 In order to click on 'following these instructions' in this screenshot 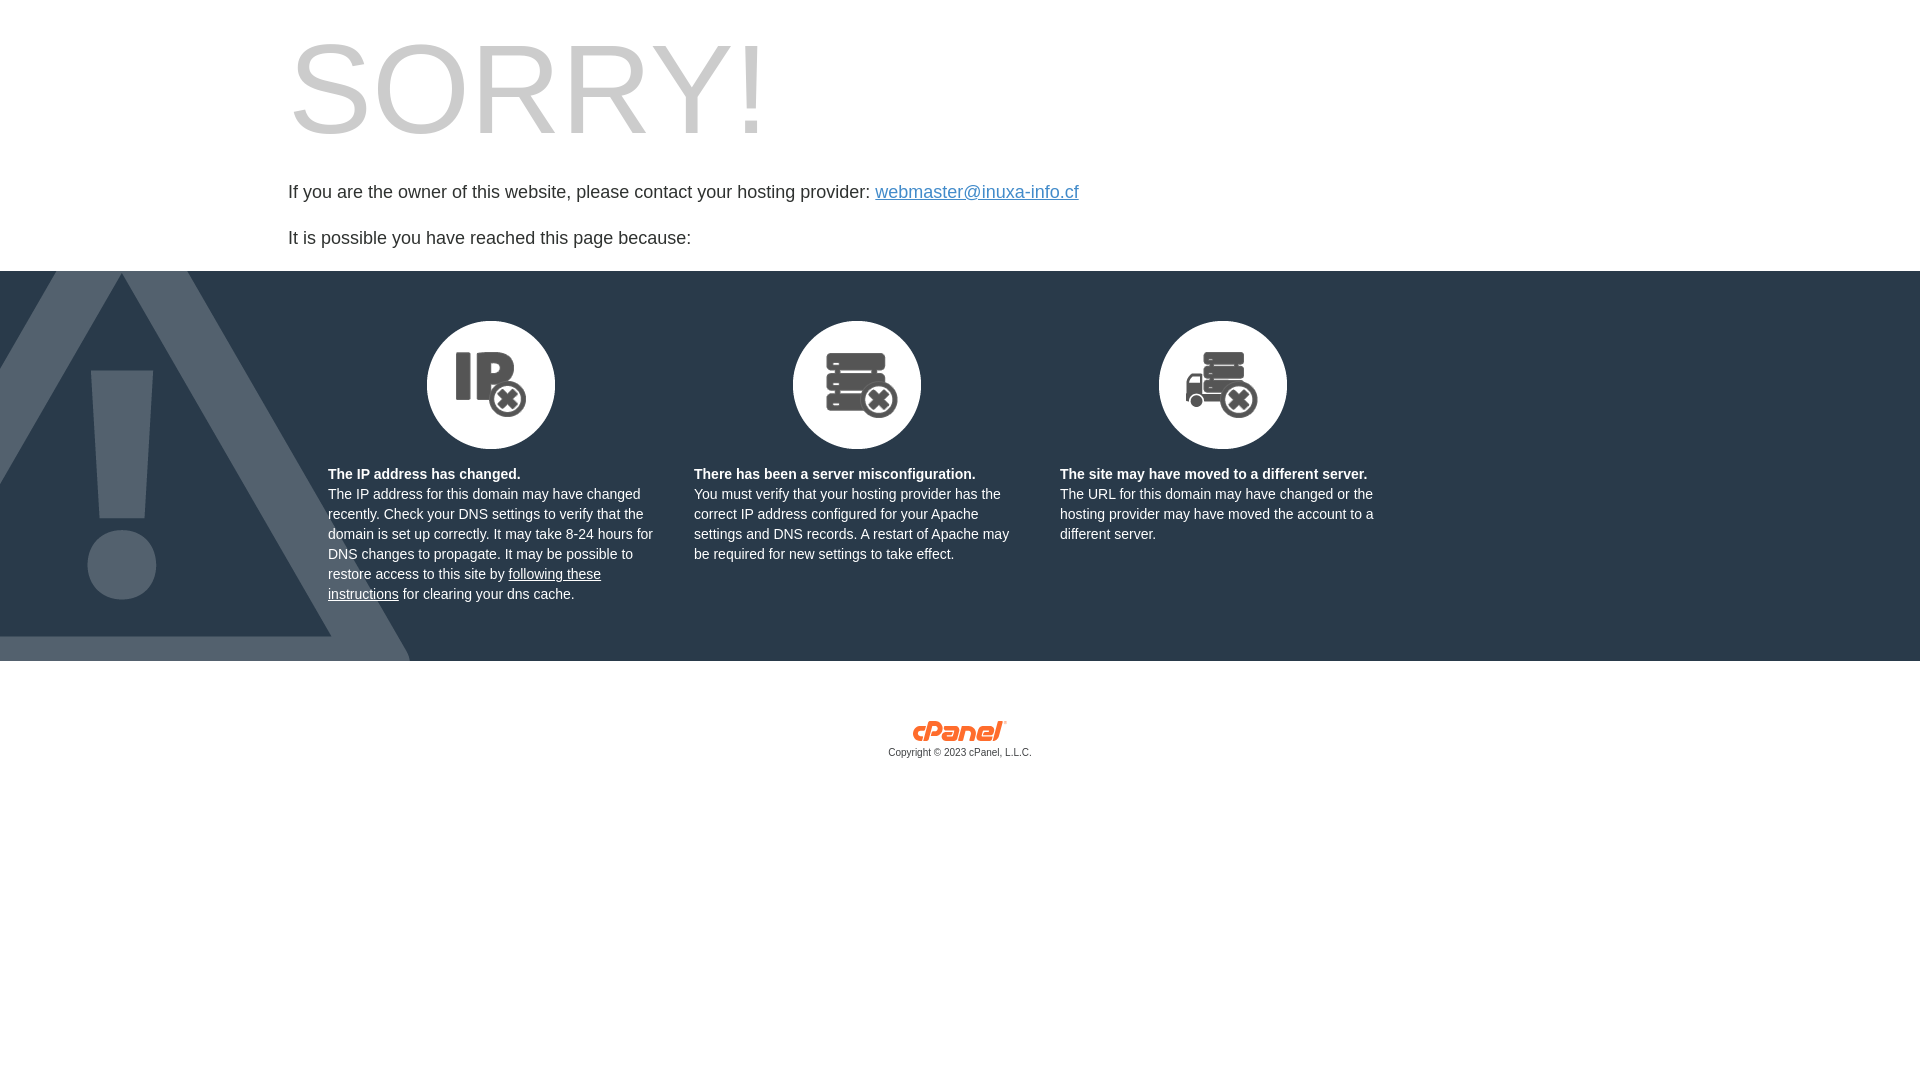, I will do `click(463, 583)`.